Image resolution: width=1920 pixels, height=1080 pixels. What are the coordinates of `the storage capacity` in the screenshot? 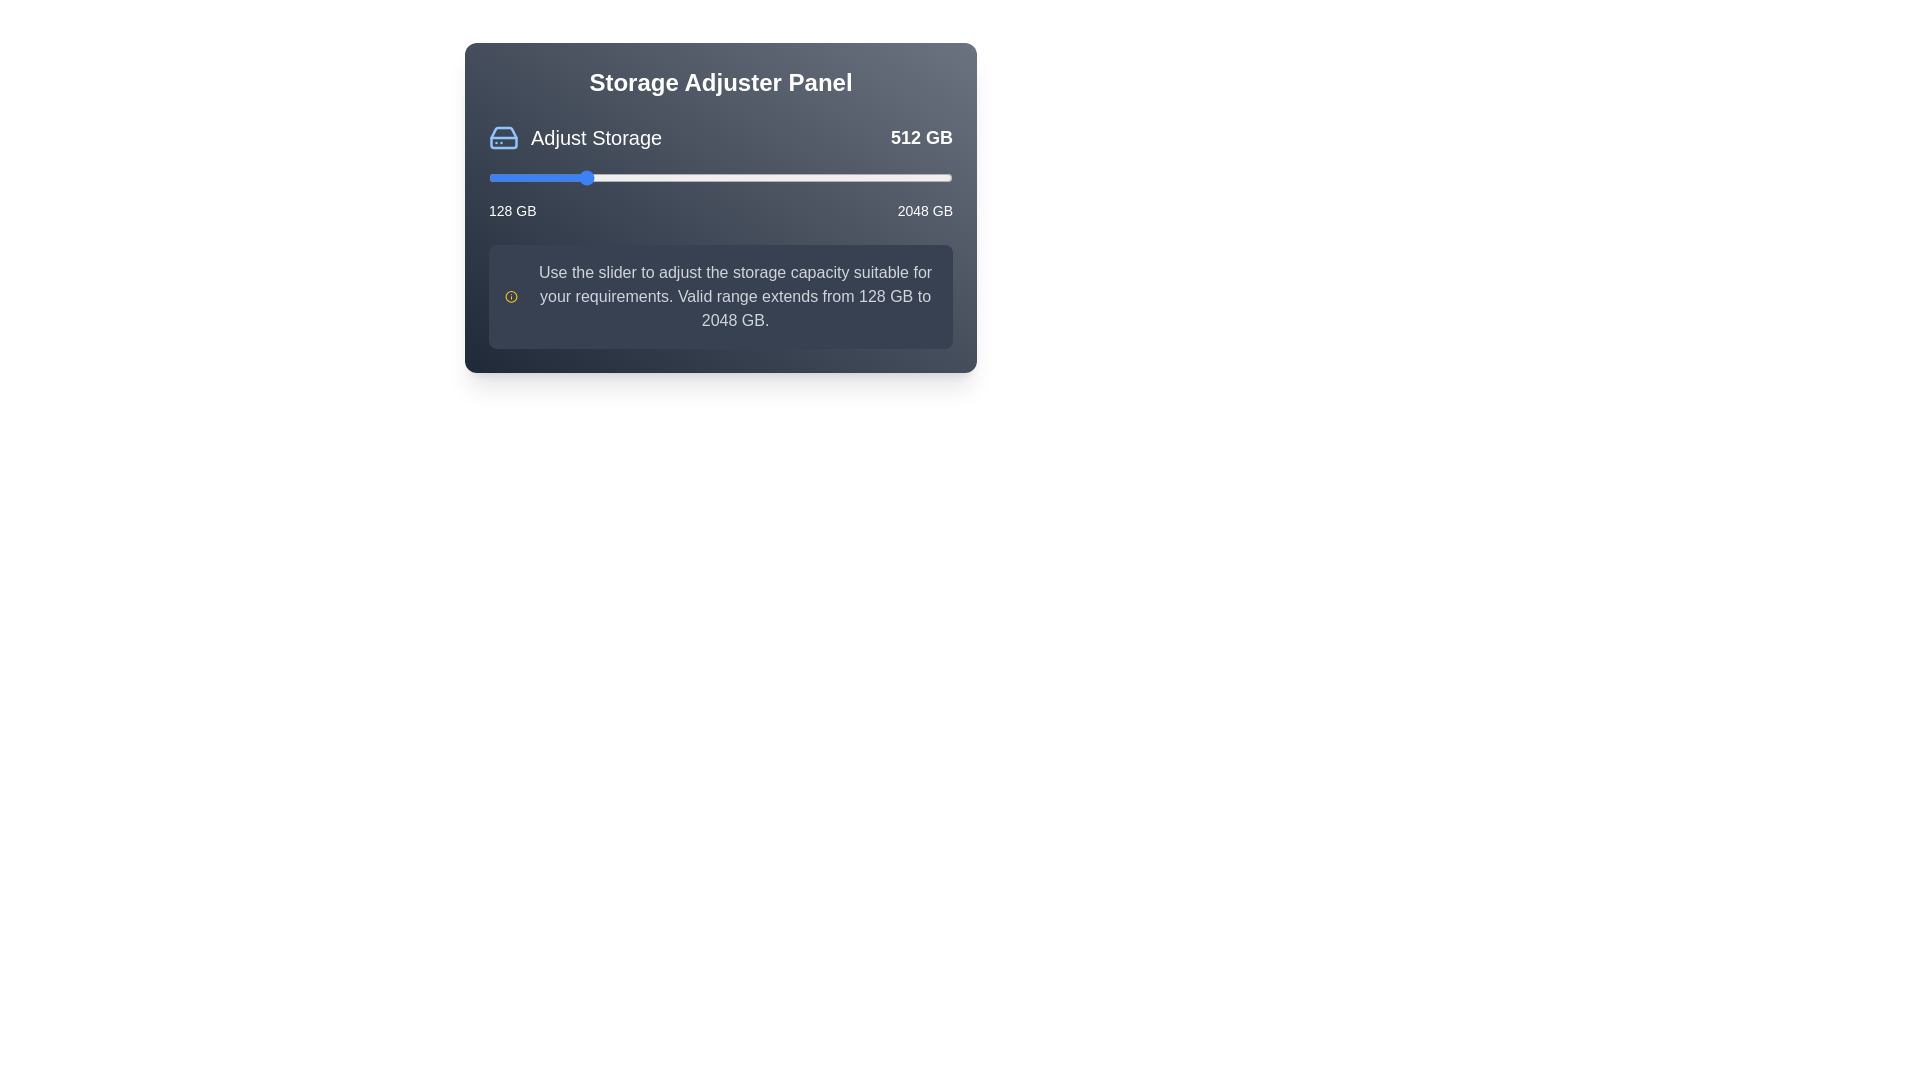 It's located at (646, 176).